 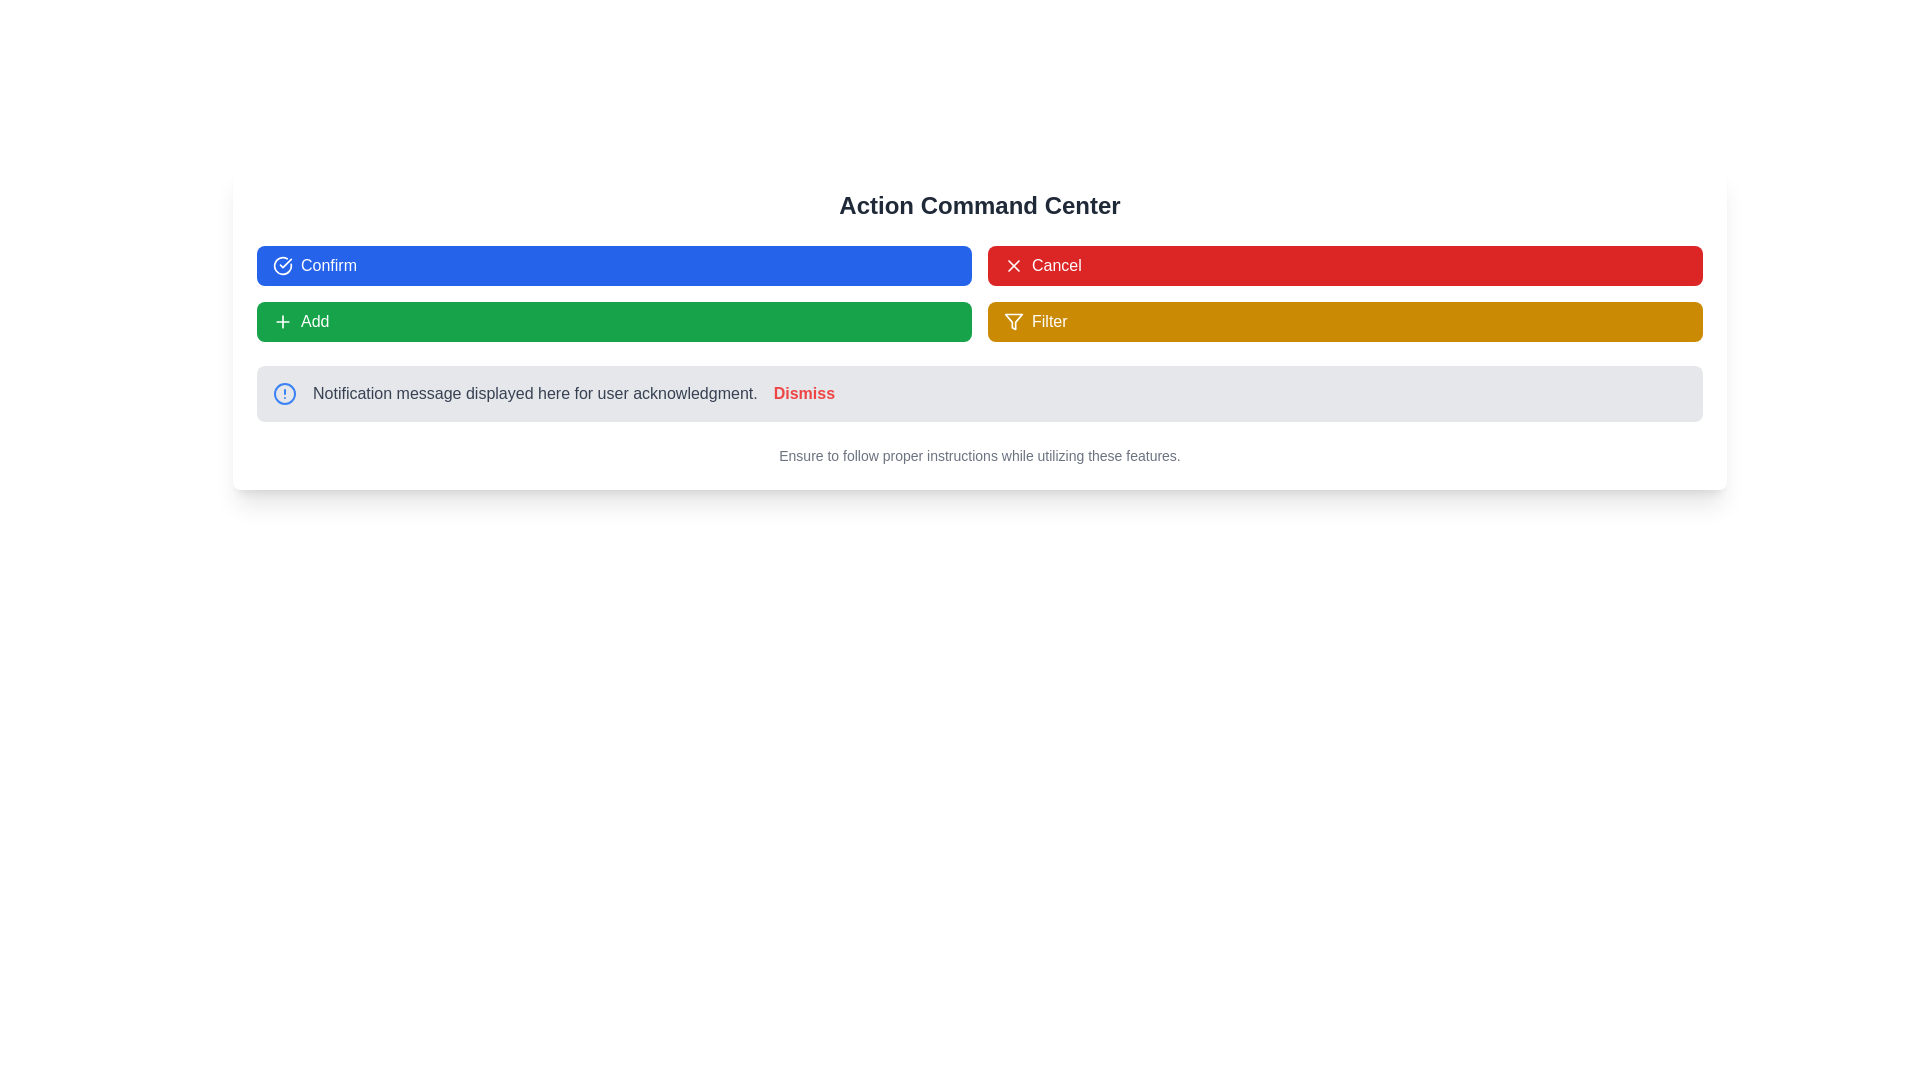 I want to click on the cancellation icon located on the right side of the header section, adjacent to the 'Cancel' button, so click(x=1013, y=265).